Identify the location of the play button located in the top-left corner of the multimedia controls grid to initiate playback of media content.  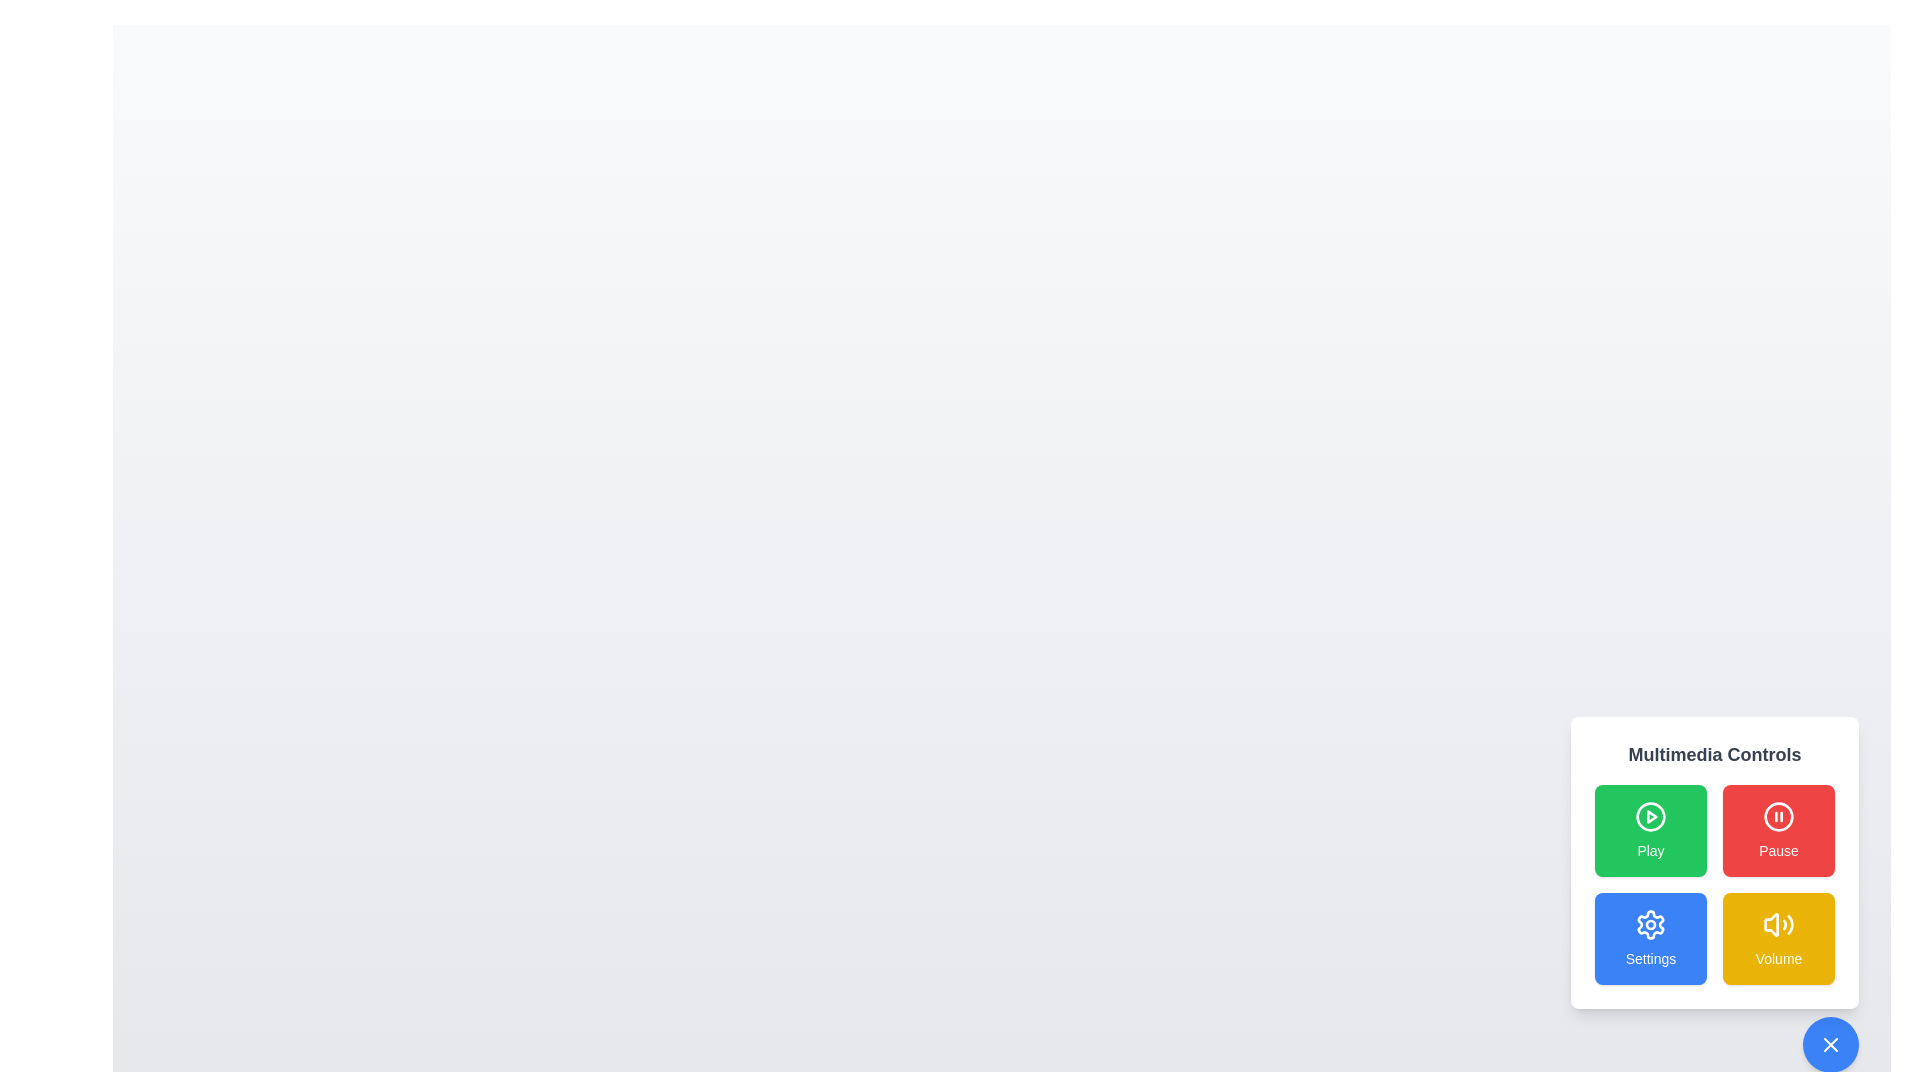
(1651, 830).